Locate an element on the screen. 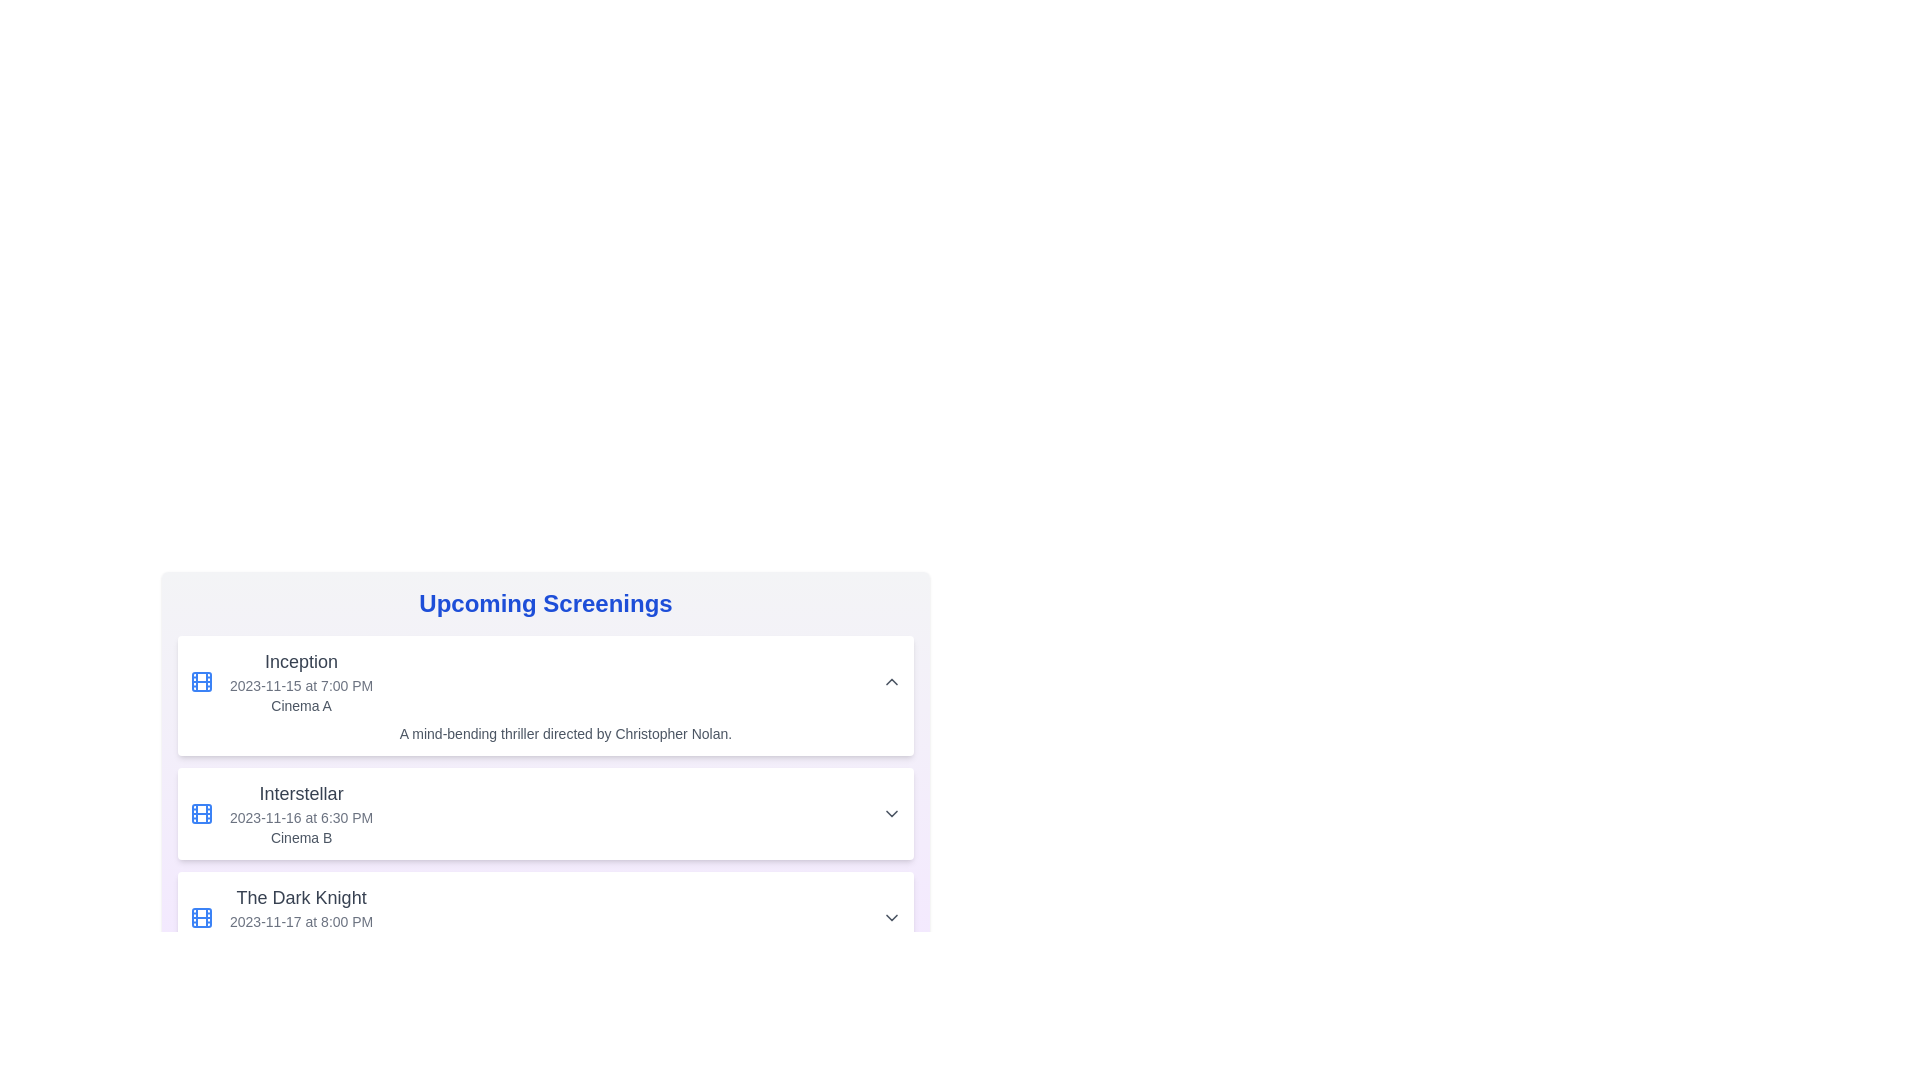 This screenshot has width=1920, height=1080. the information card displaying details about the screening of the movie 'Inception', which is the first card in the list of upcoming screenings is located at coordinates (546, 694).